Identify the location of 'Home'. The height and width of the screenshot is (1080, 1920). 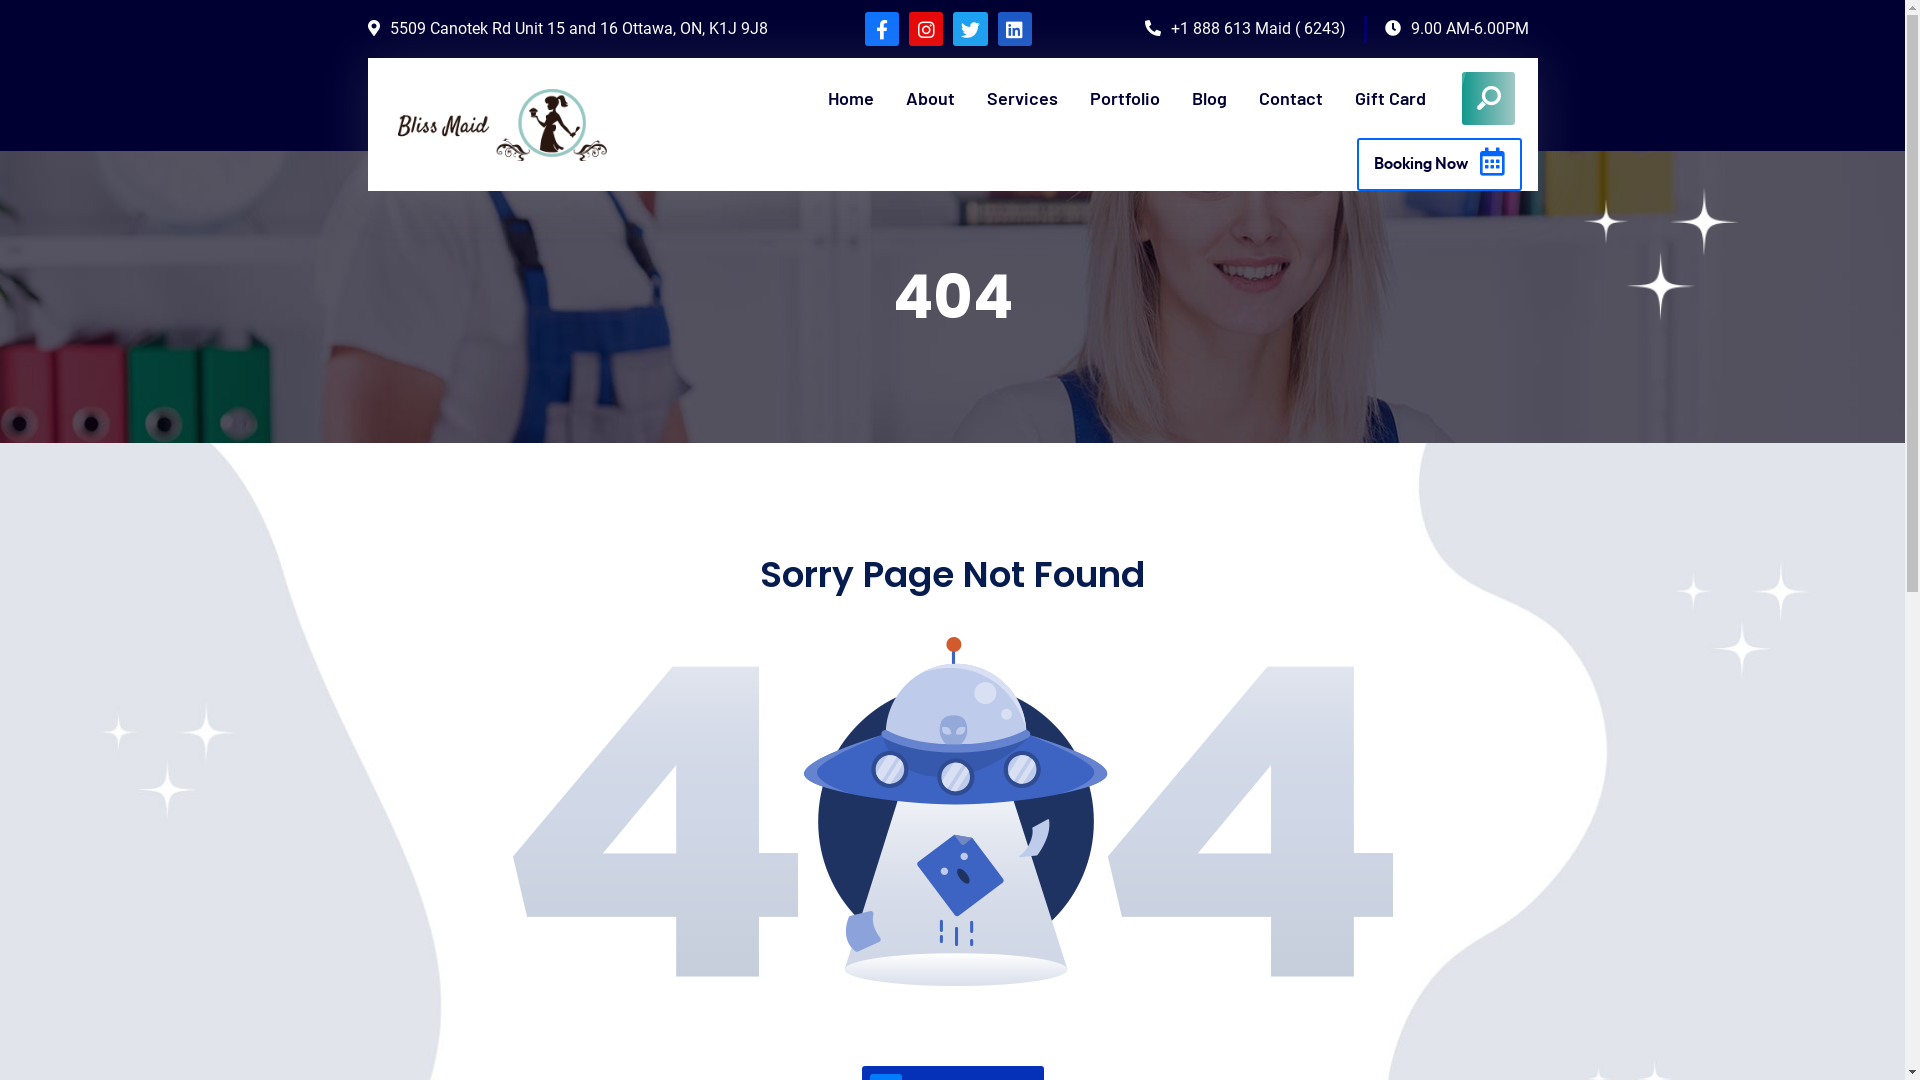
(850, 97).